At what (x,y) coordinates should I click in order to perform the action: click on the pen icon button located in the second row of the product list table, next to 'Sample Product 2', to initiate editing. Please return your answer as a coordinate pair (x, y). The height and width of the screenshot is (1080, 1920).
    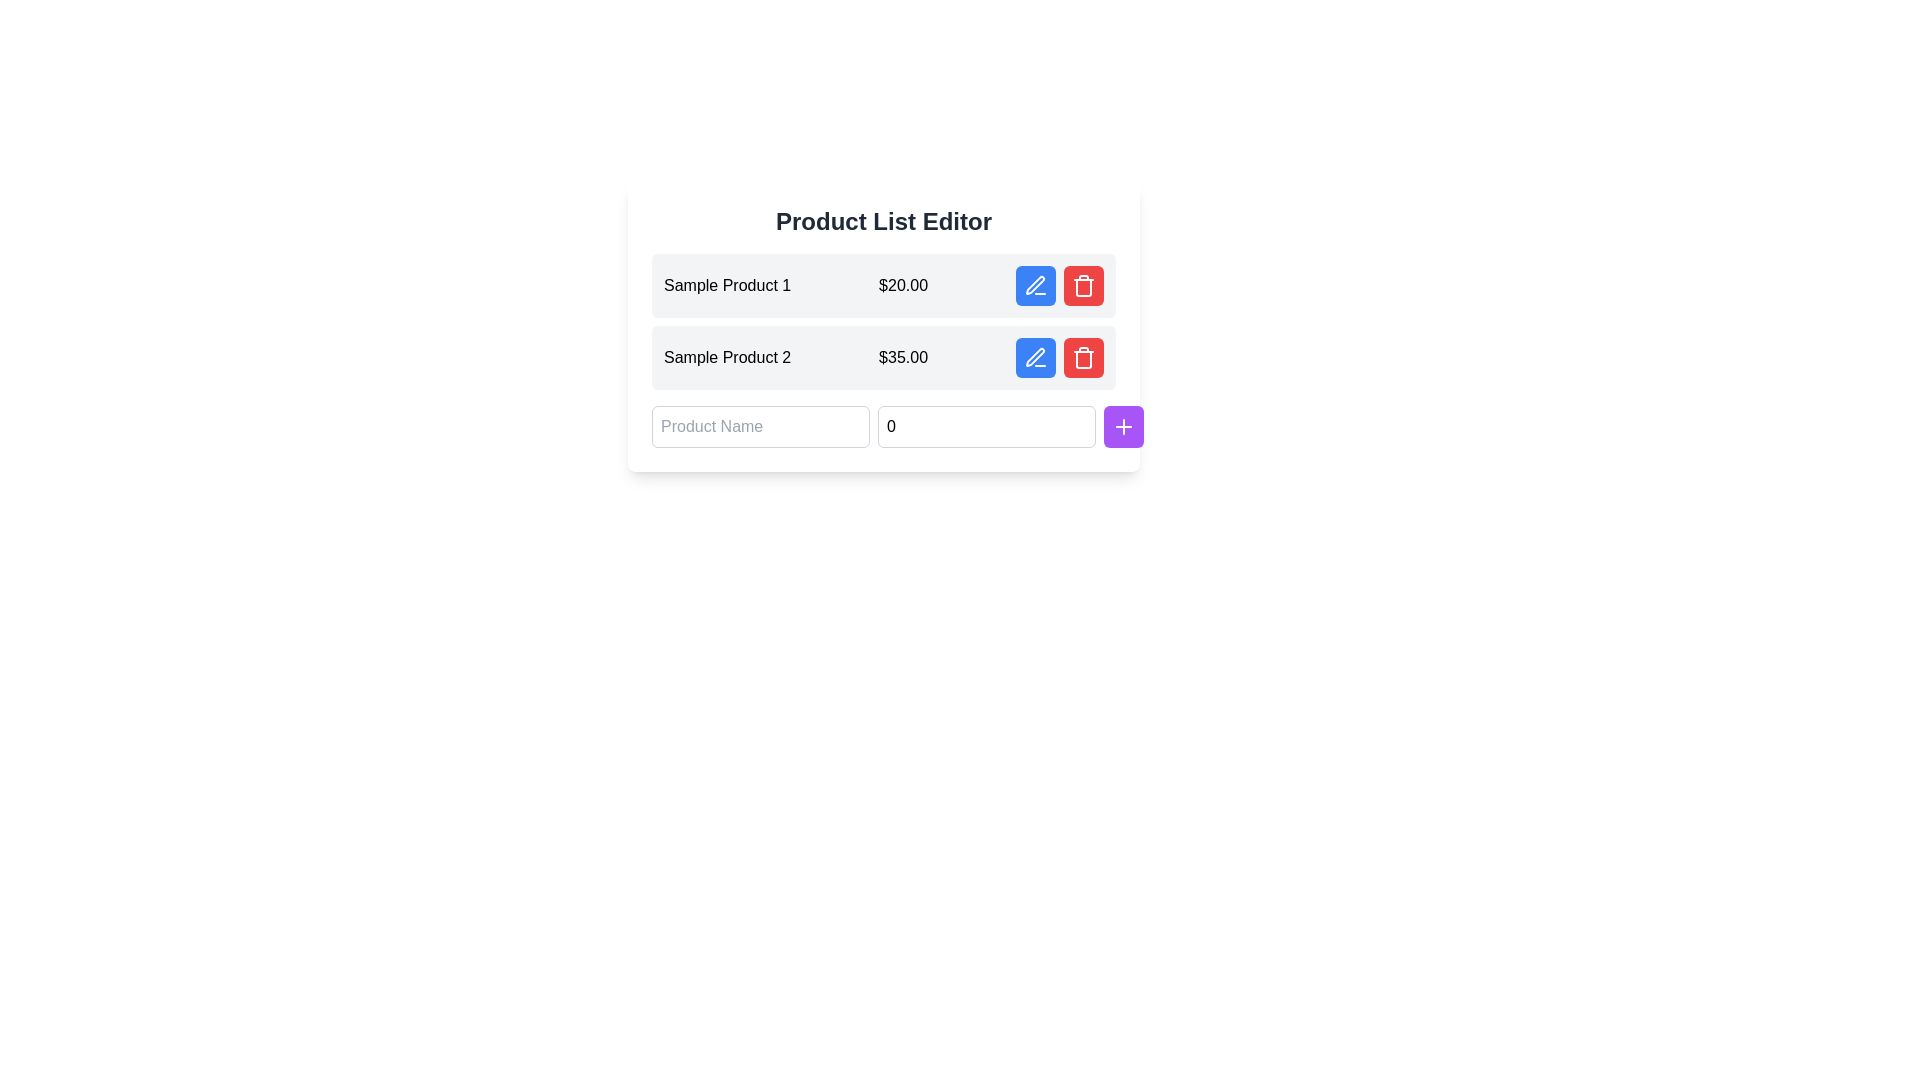
    Looking at the image, I should click on (1035, 356).